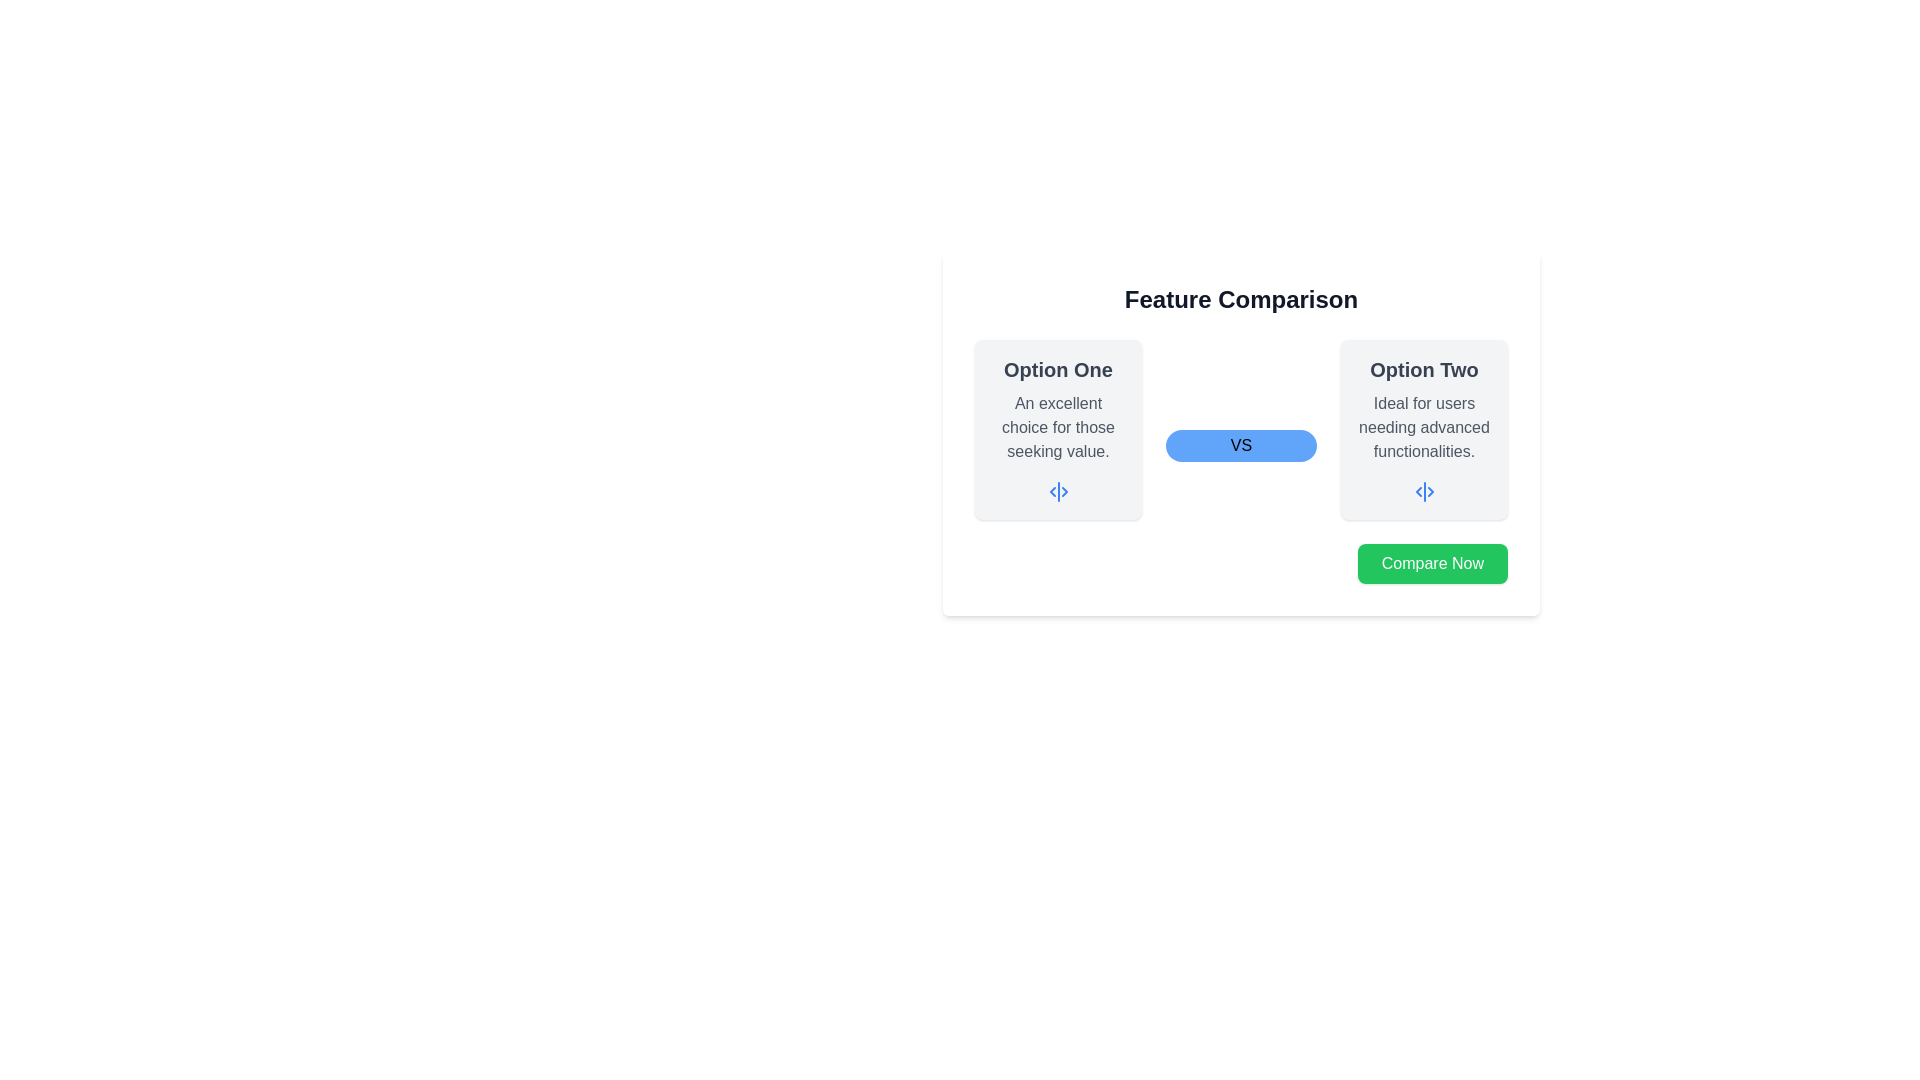  What do you see at coordinates (1057, 427) in the screenshot?
I see `the text description that summarizes the benefits of the associated option within the 'Option One' card in the feature comparison layout` at bounding box center [1057, 427].